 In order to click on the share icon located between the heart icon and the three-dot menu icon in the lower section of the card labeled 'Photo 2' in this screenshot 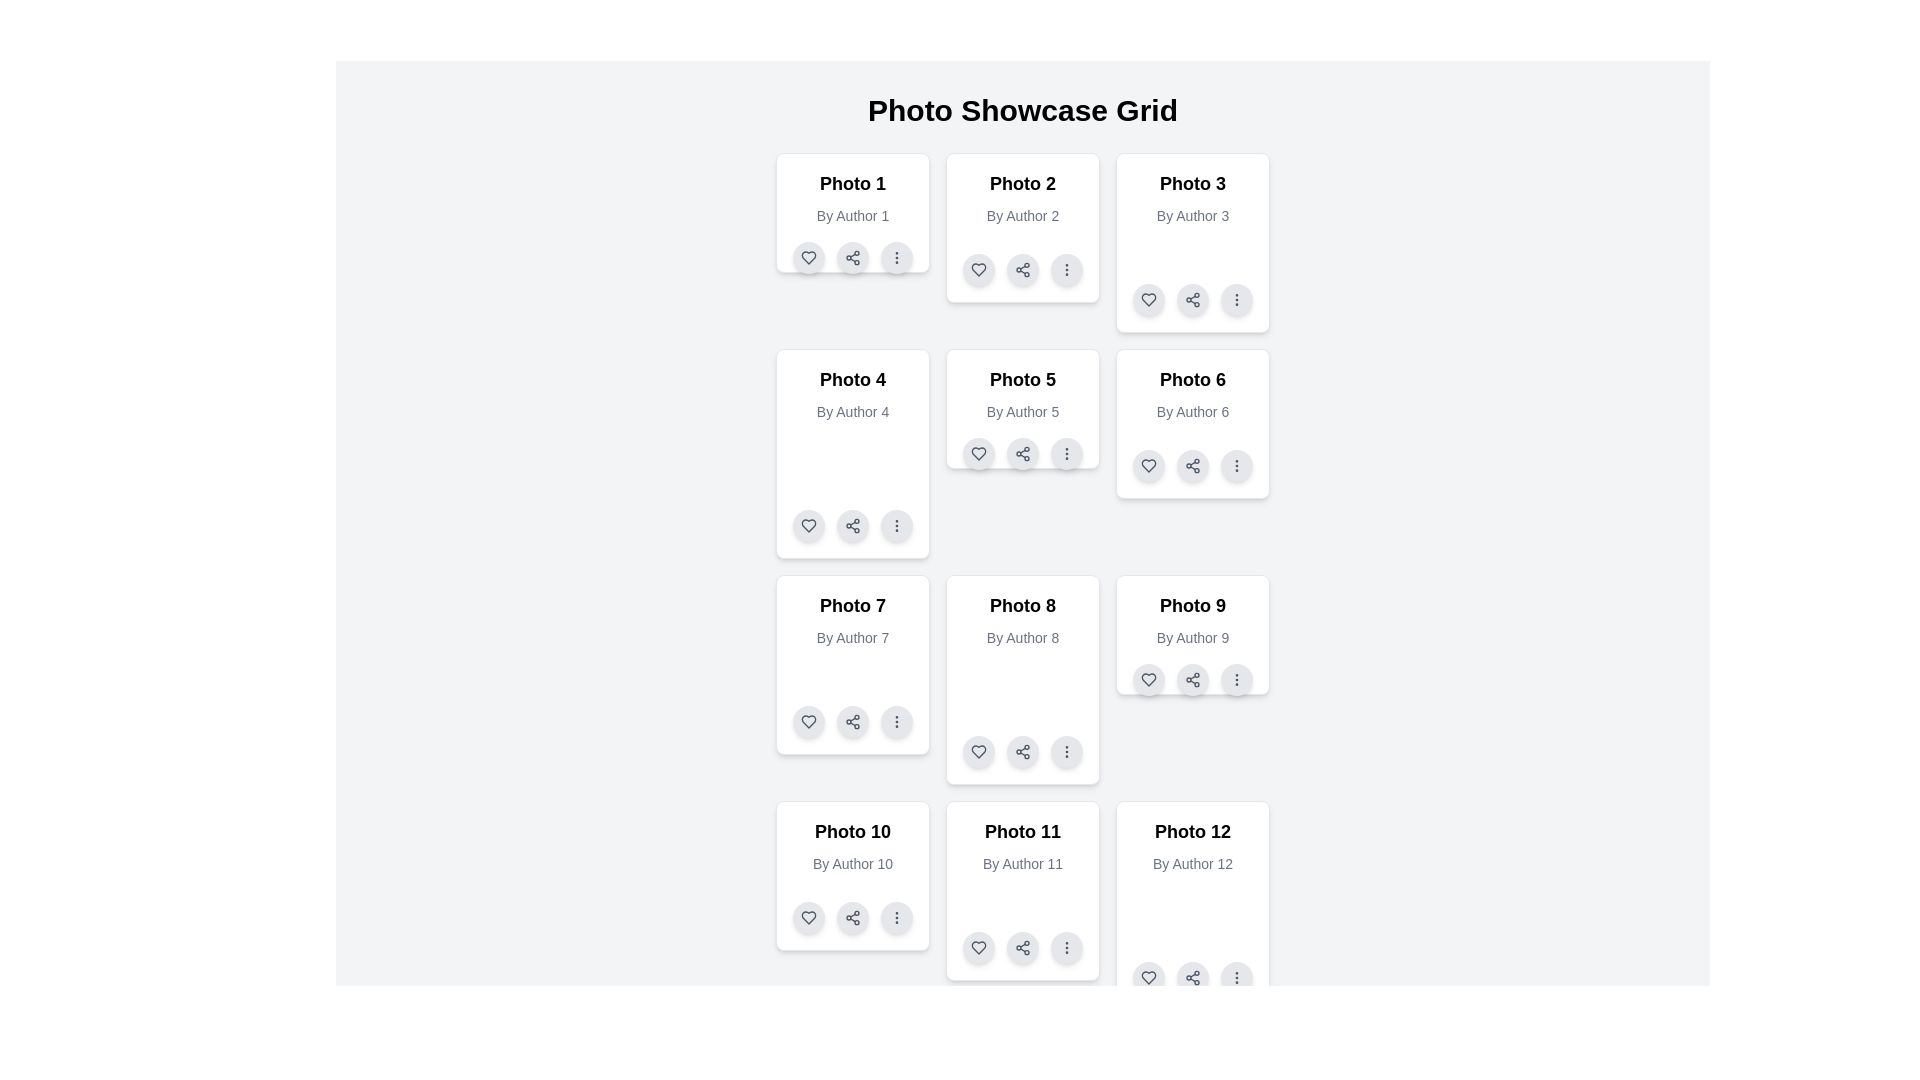, I will do `click(1022, 270)`.